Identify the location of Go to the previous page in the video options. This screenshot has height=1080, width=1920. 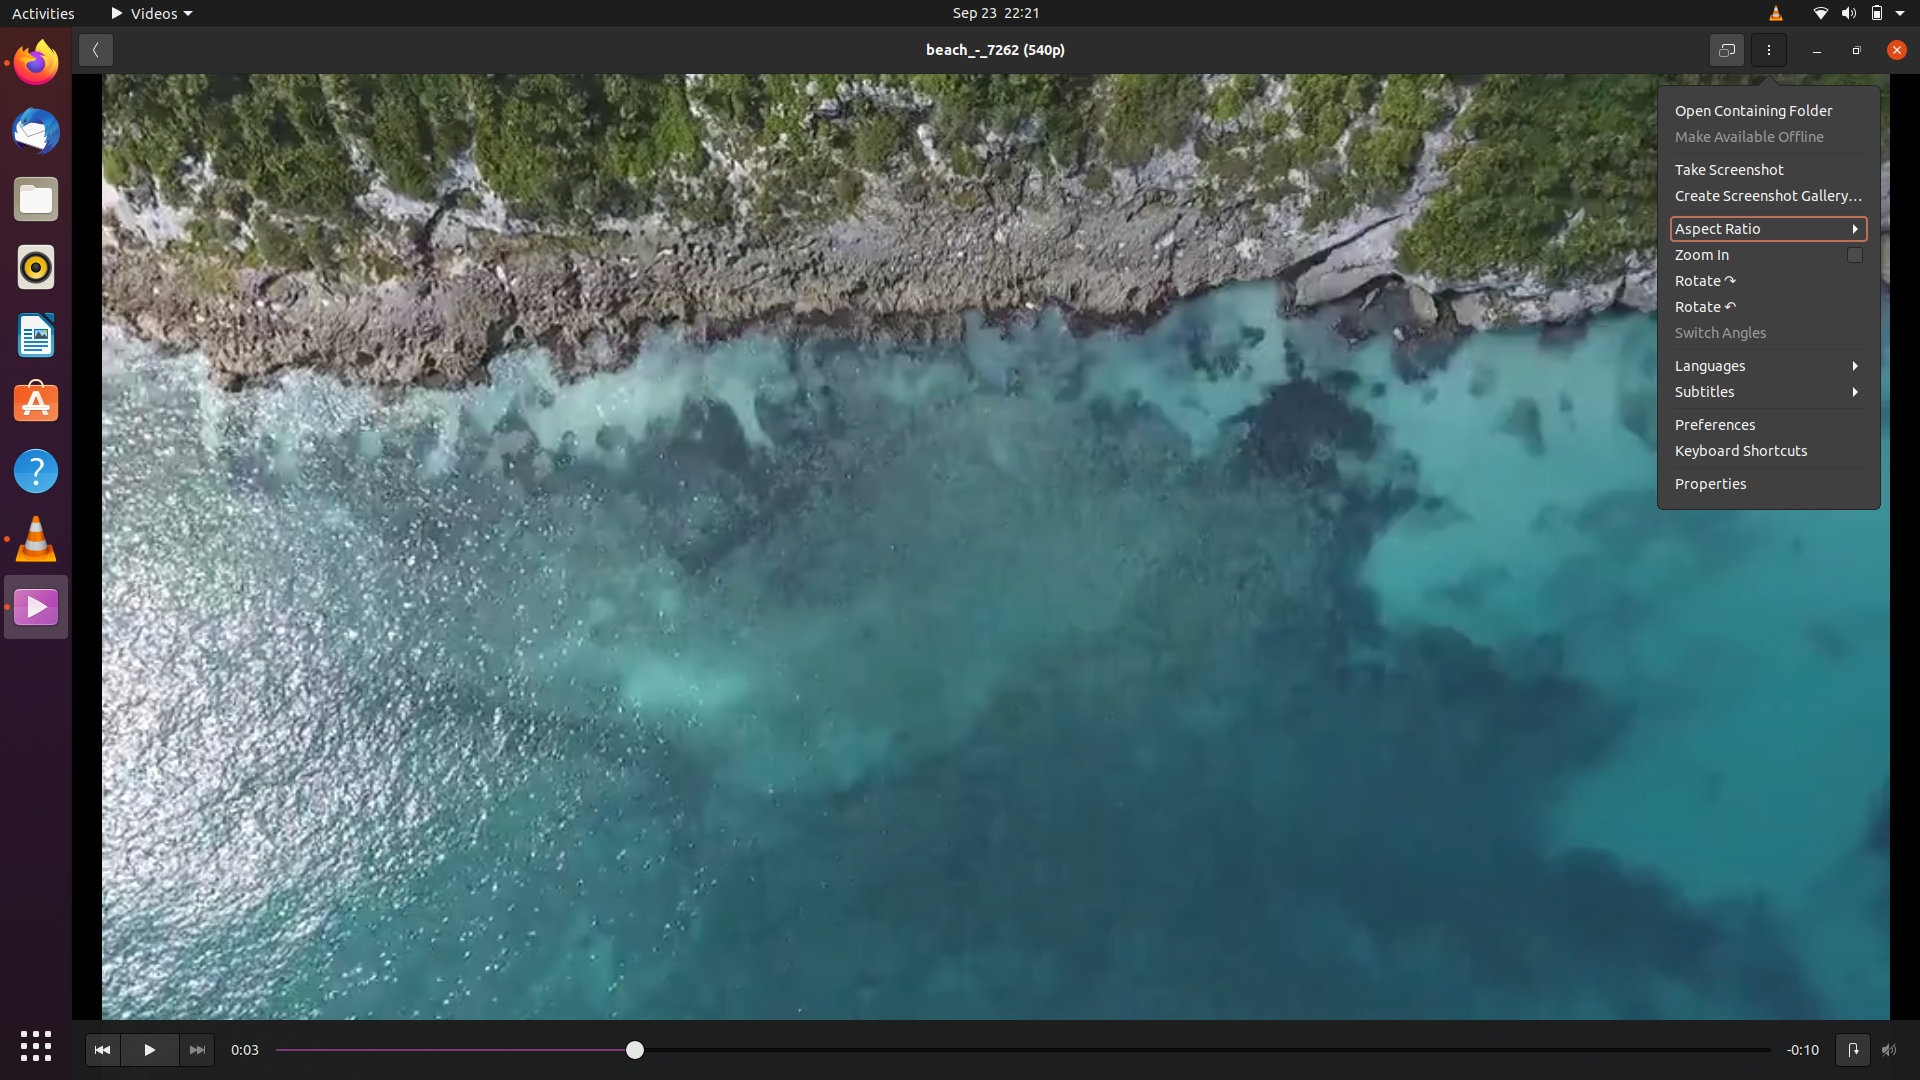
(92, 48).